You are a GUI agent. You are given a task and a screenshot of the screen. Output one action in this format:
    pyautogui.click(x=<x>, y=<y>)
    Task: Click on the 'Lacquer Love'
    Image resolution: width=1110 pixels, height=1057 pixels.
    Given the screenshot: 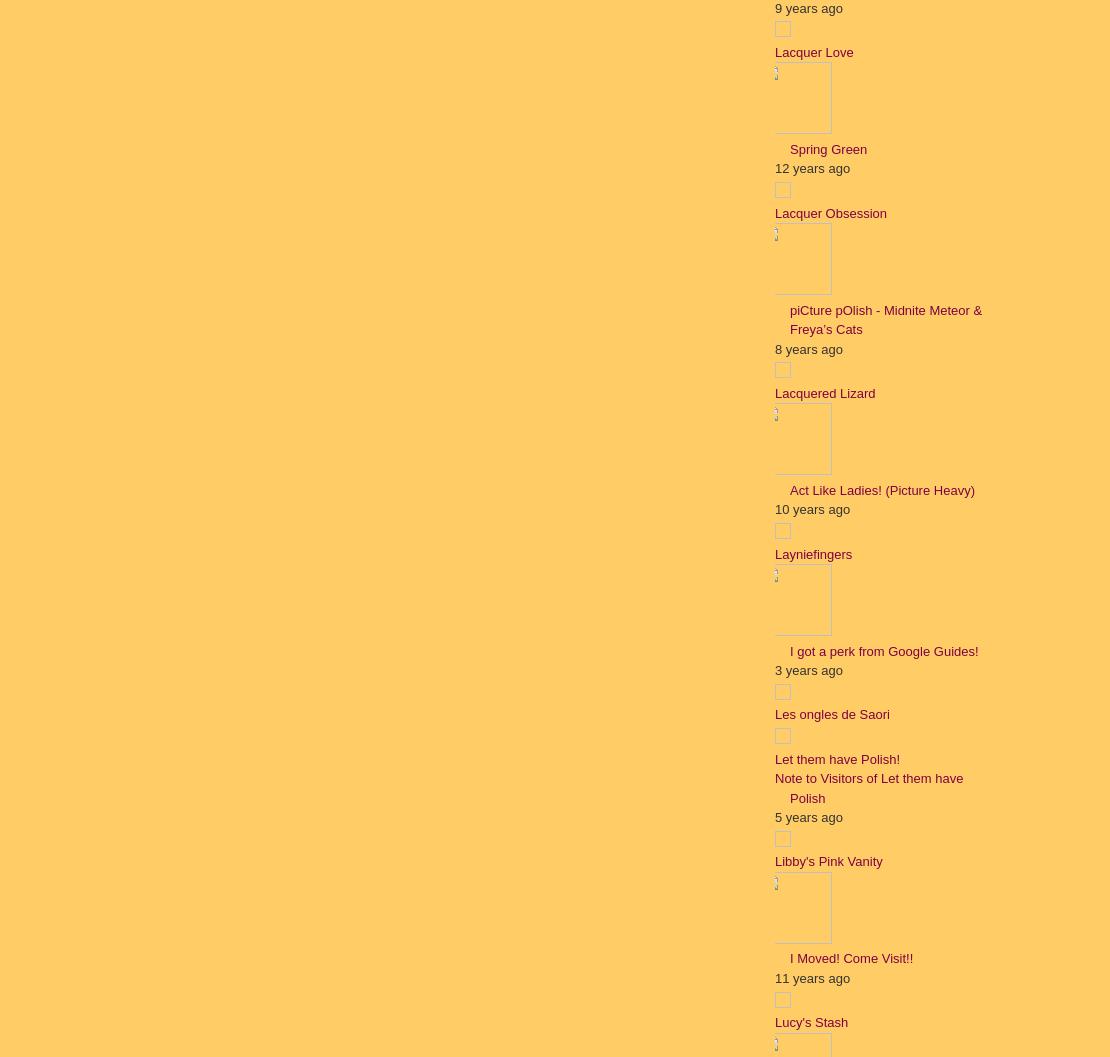 What is the action you would take?
    pyautogui.click(x=813, y=51)
    